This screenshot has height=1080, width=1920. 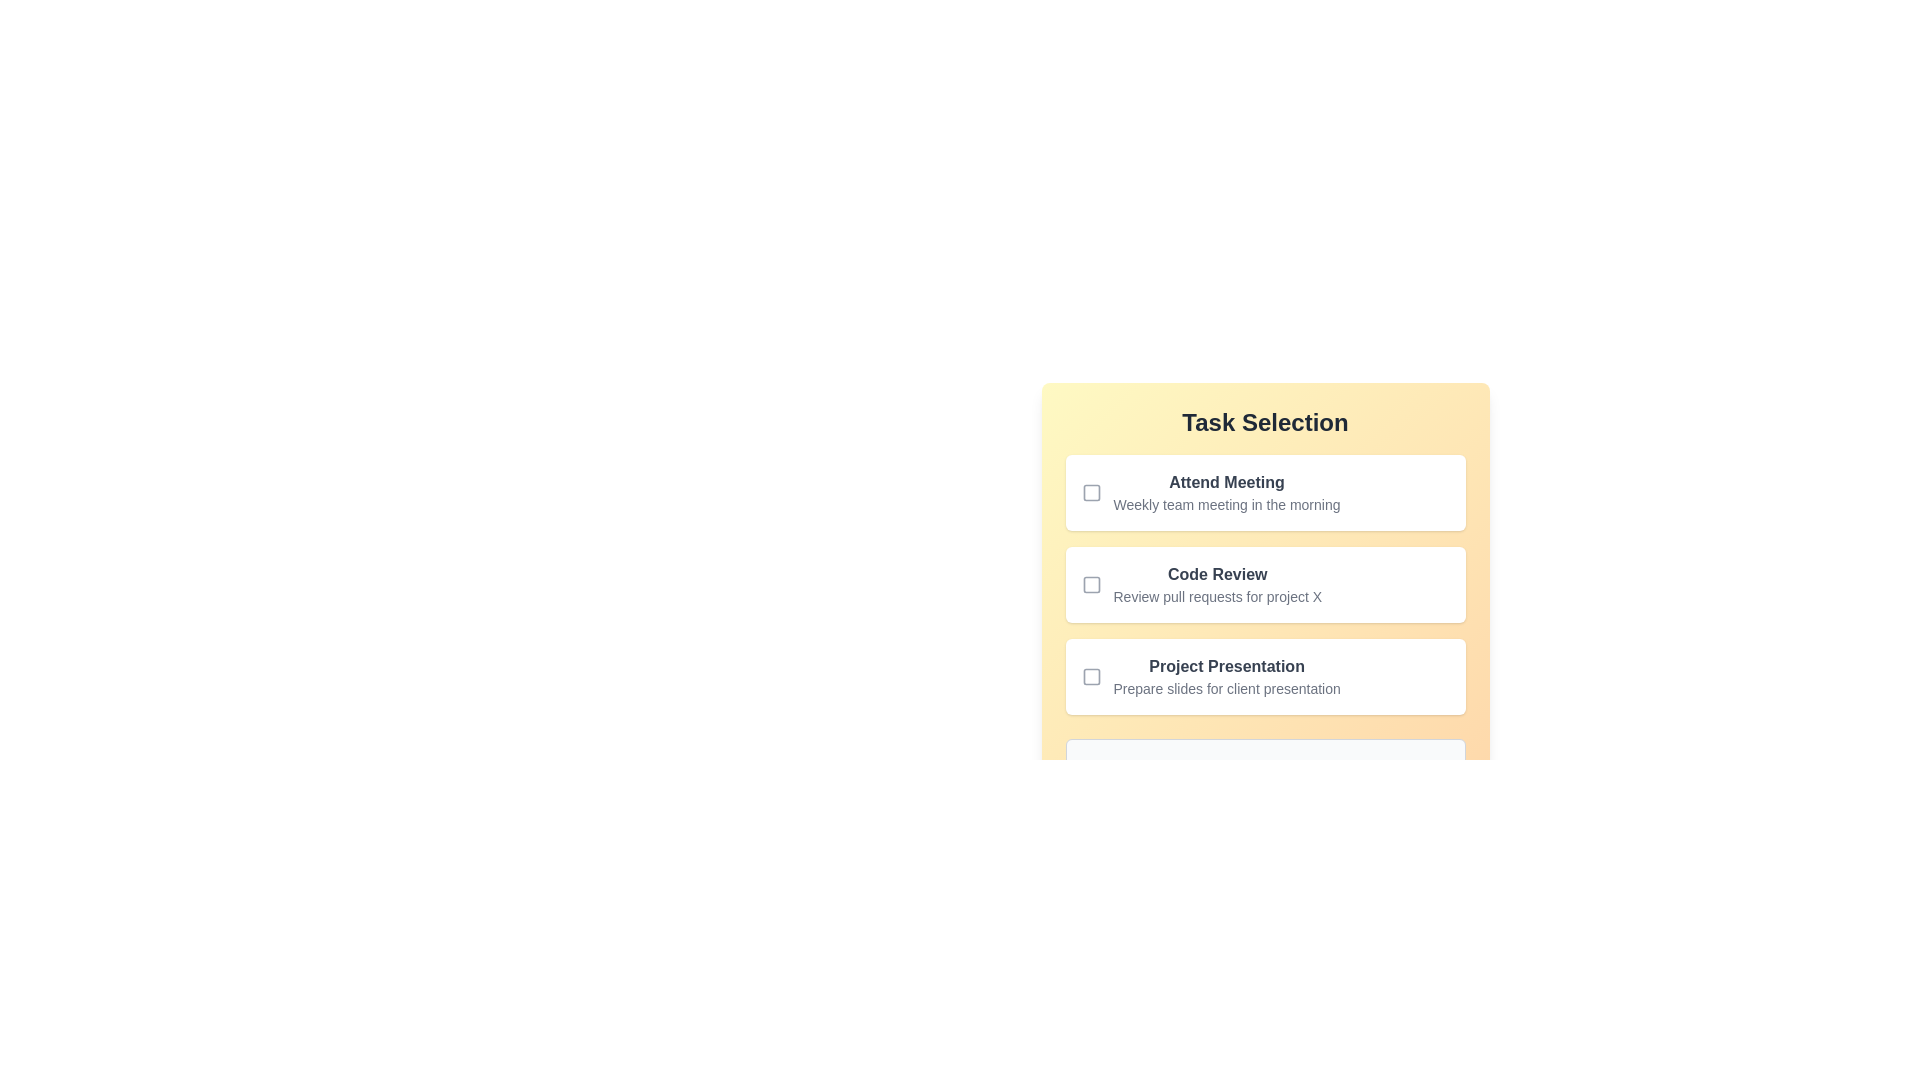 I want to click on the text element reading 'Weekly team meeting in the morning', which is styled in light gray and positioned below the heading 'Attend Meeting', so click(x=1226, y=504).